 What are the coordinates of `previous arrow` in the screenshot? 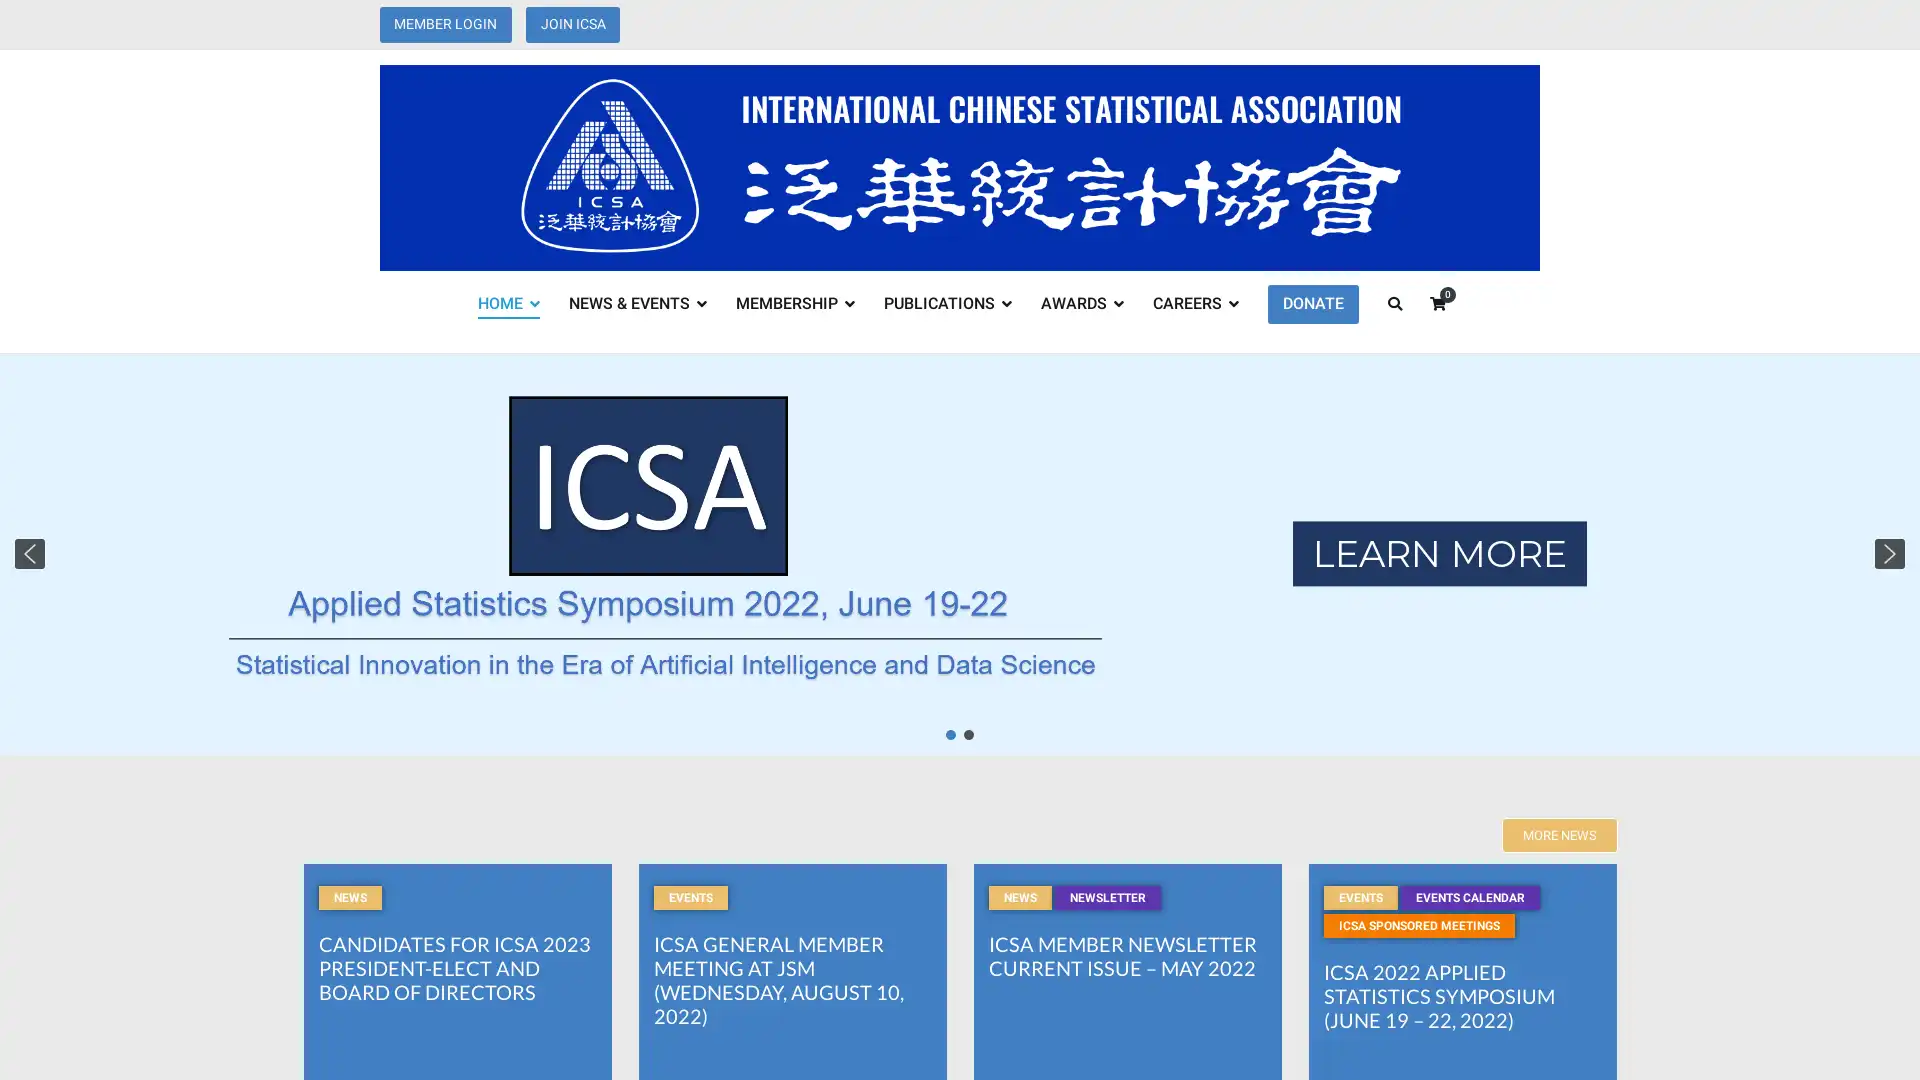 It's located at (29, 552).